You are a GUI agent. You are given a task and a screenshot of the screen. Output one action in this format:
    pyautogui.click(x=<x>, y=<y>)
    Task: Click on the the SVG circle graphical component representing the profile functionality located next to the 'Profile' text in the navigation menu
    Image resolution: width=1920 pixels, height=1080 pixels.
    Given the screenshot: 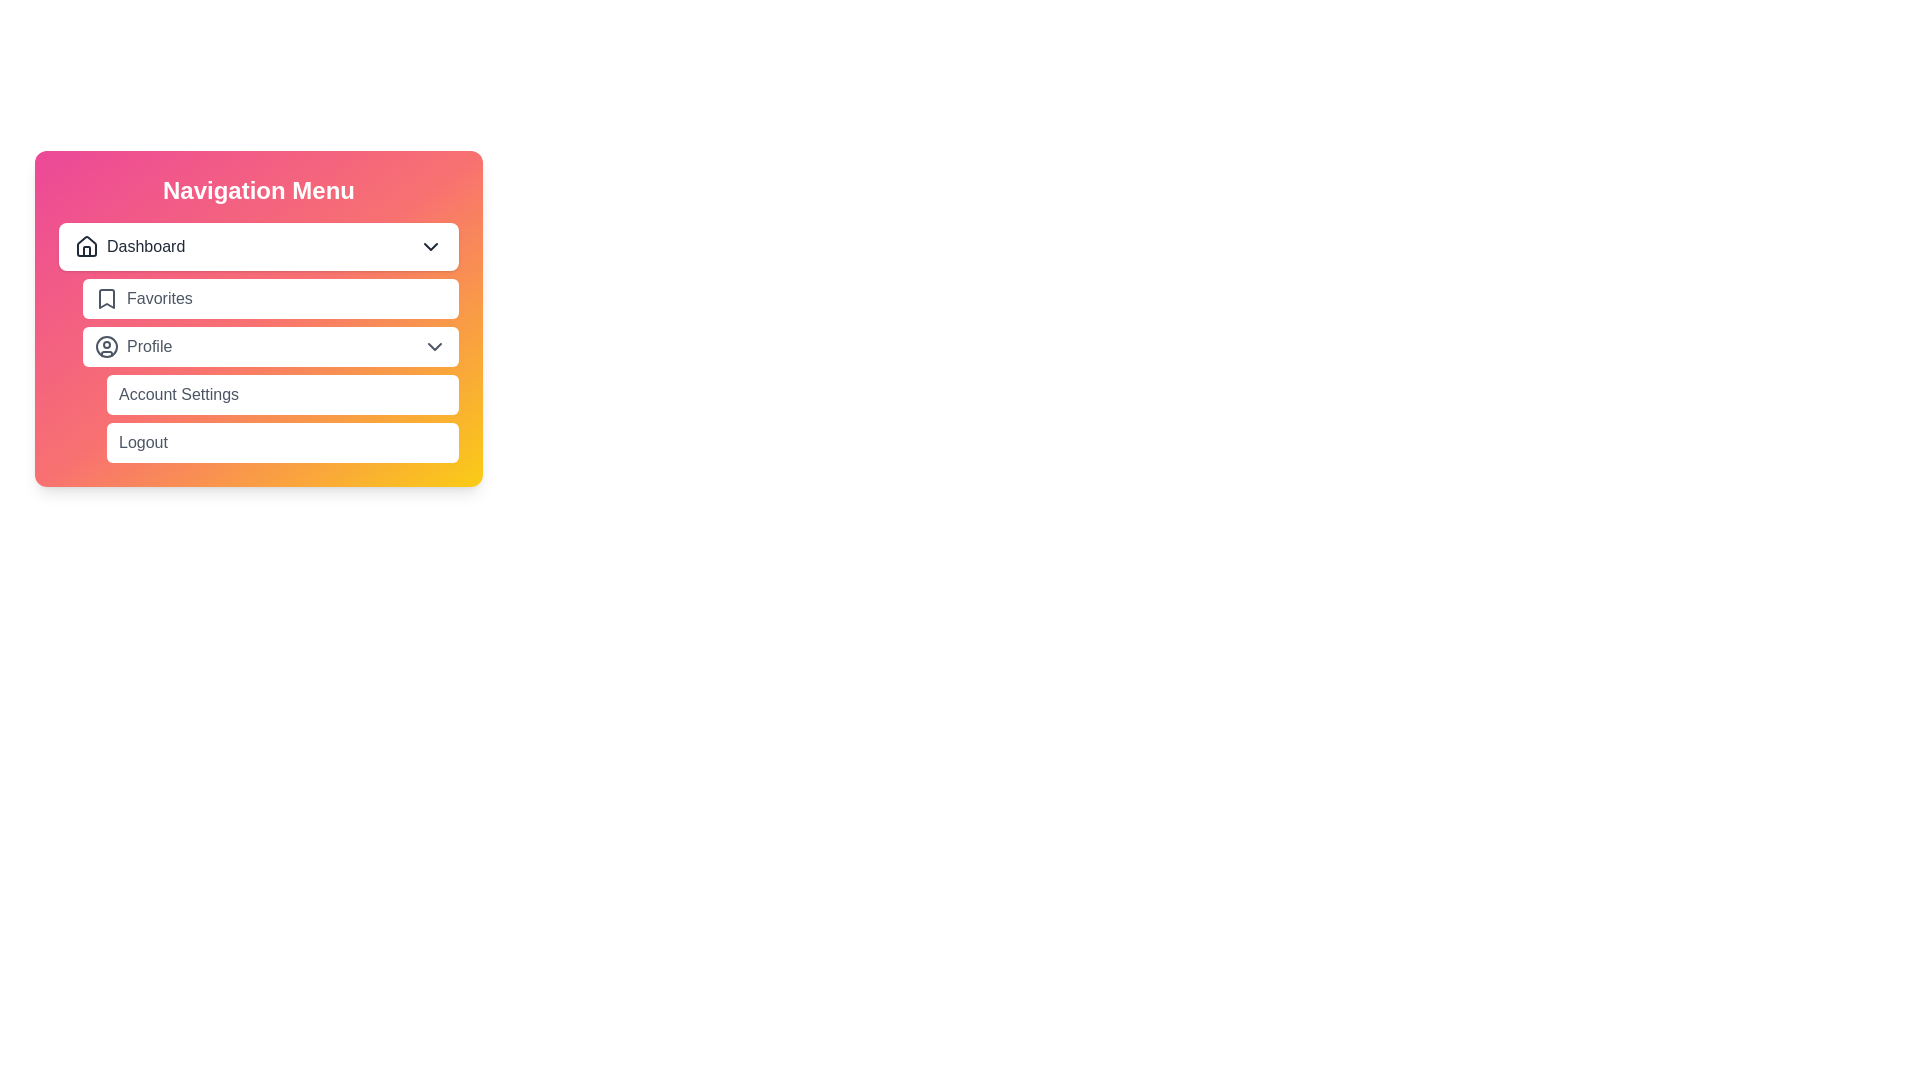 What is the action you would take?
    pyautogui.click(x=105, y=346)
    